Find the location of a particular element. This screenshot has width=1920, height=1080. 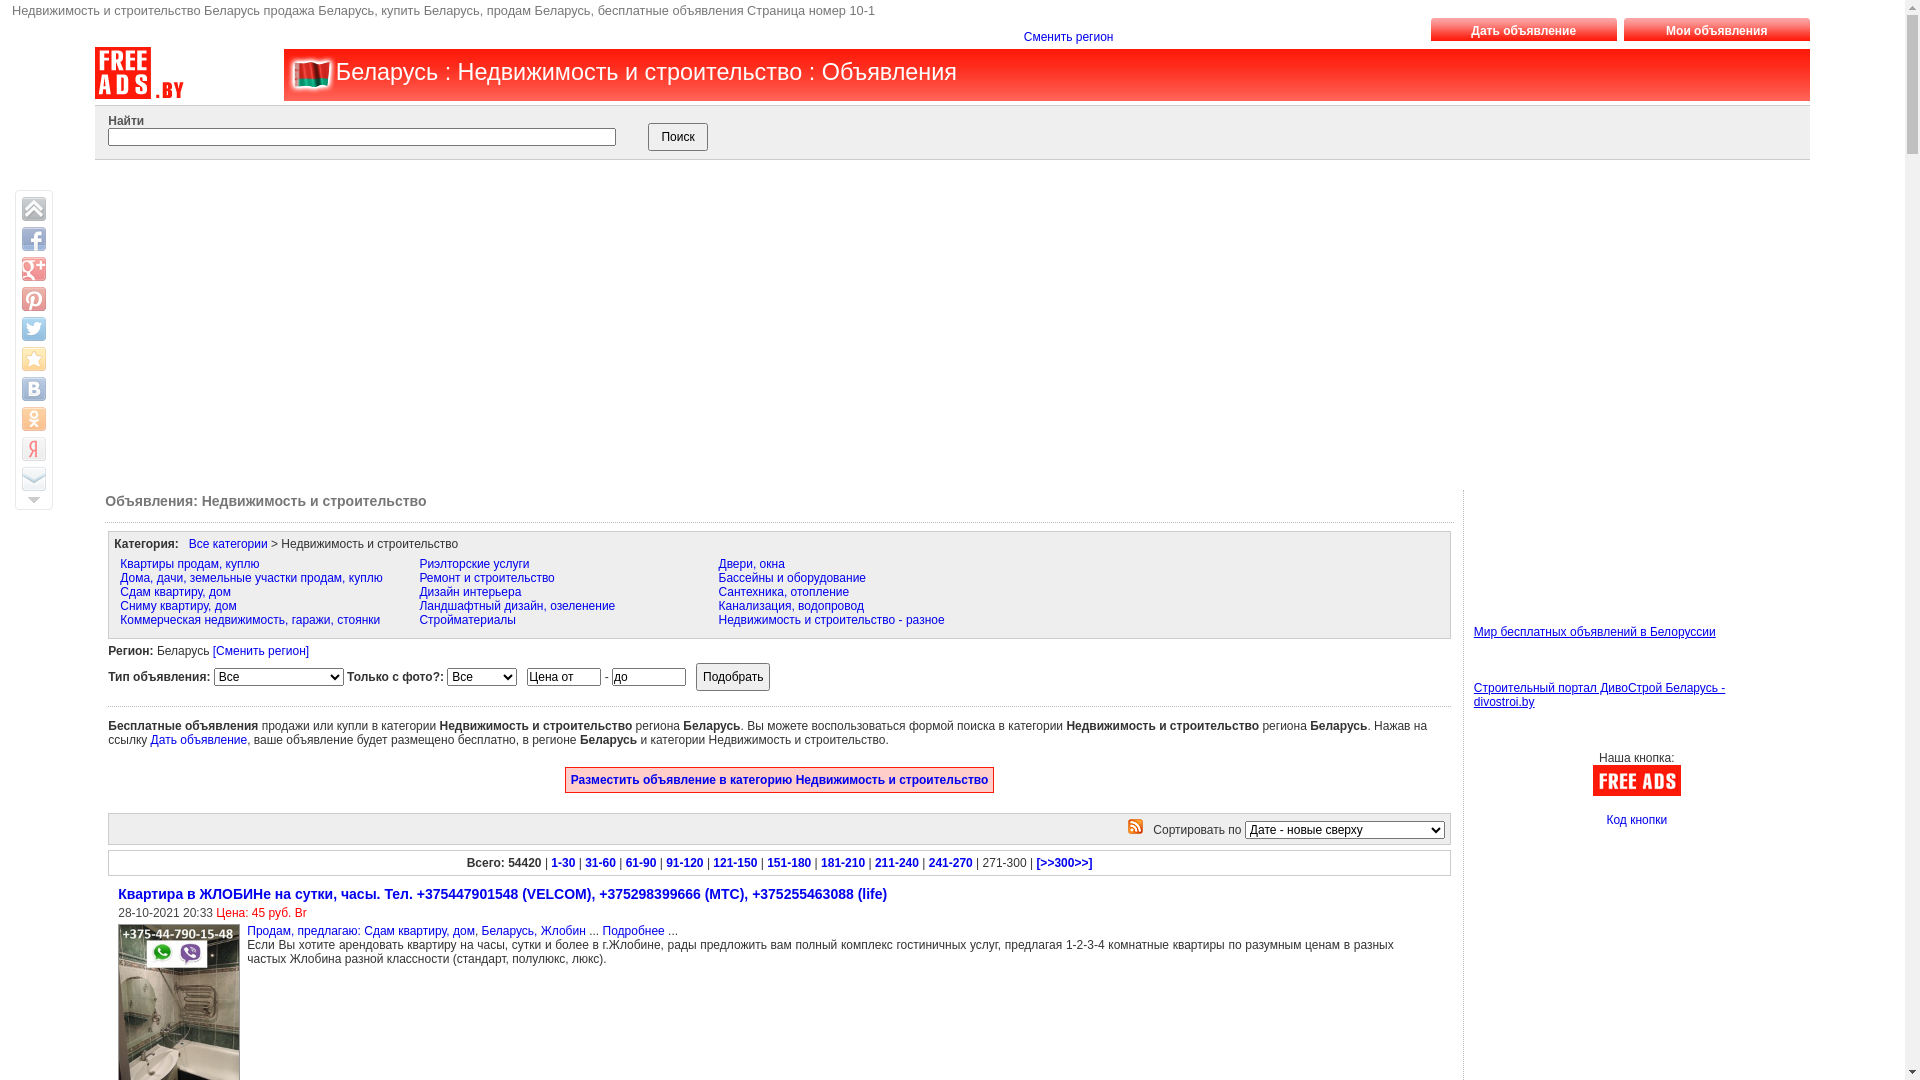

'91-120' is located at coordinates (684, 862).